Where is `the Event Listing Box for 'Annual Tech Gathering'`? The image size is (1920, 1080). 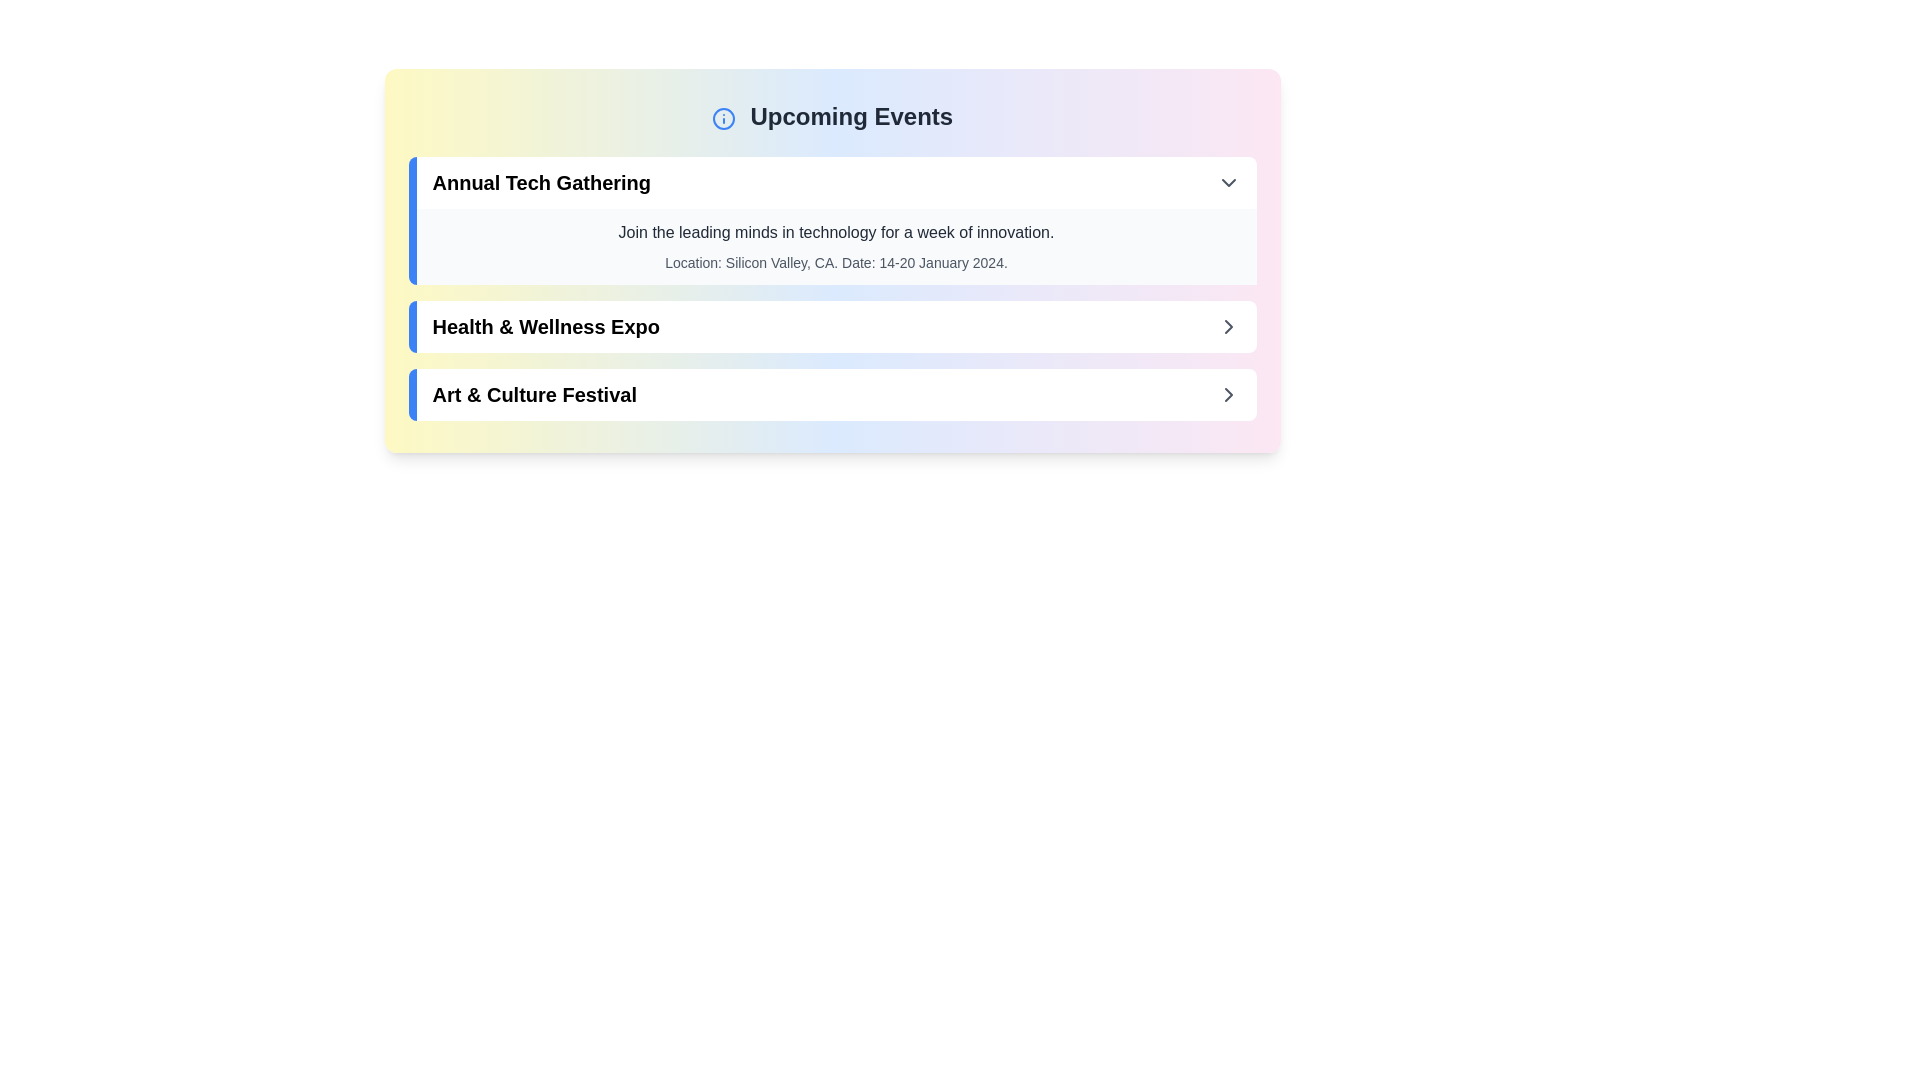
the Event Listing Box for 'Annual Tech Gathering' is located at coordinates (832, 289).